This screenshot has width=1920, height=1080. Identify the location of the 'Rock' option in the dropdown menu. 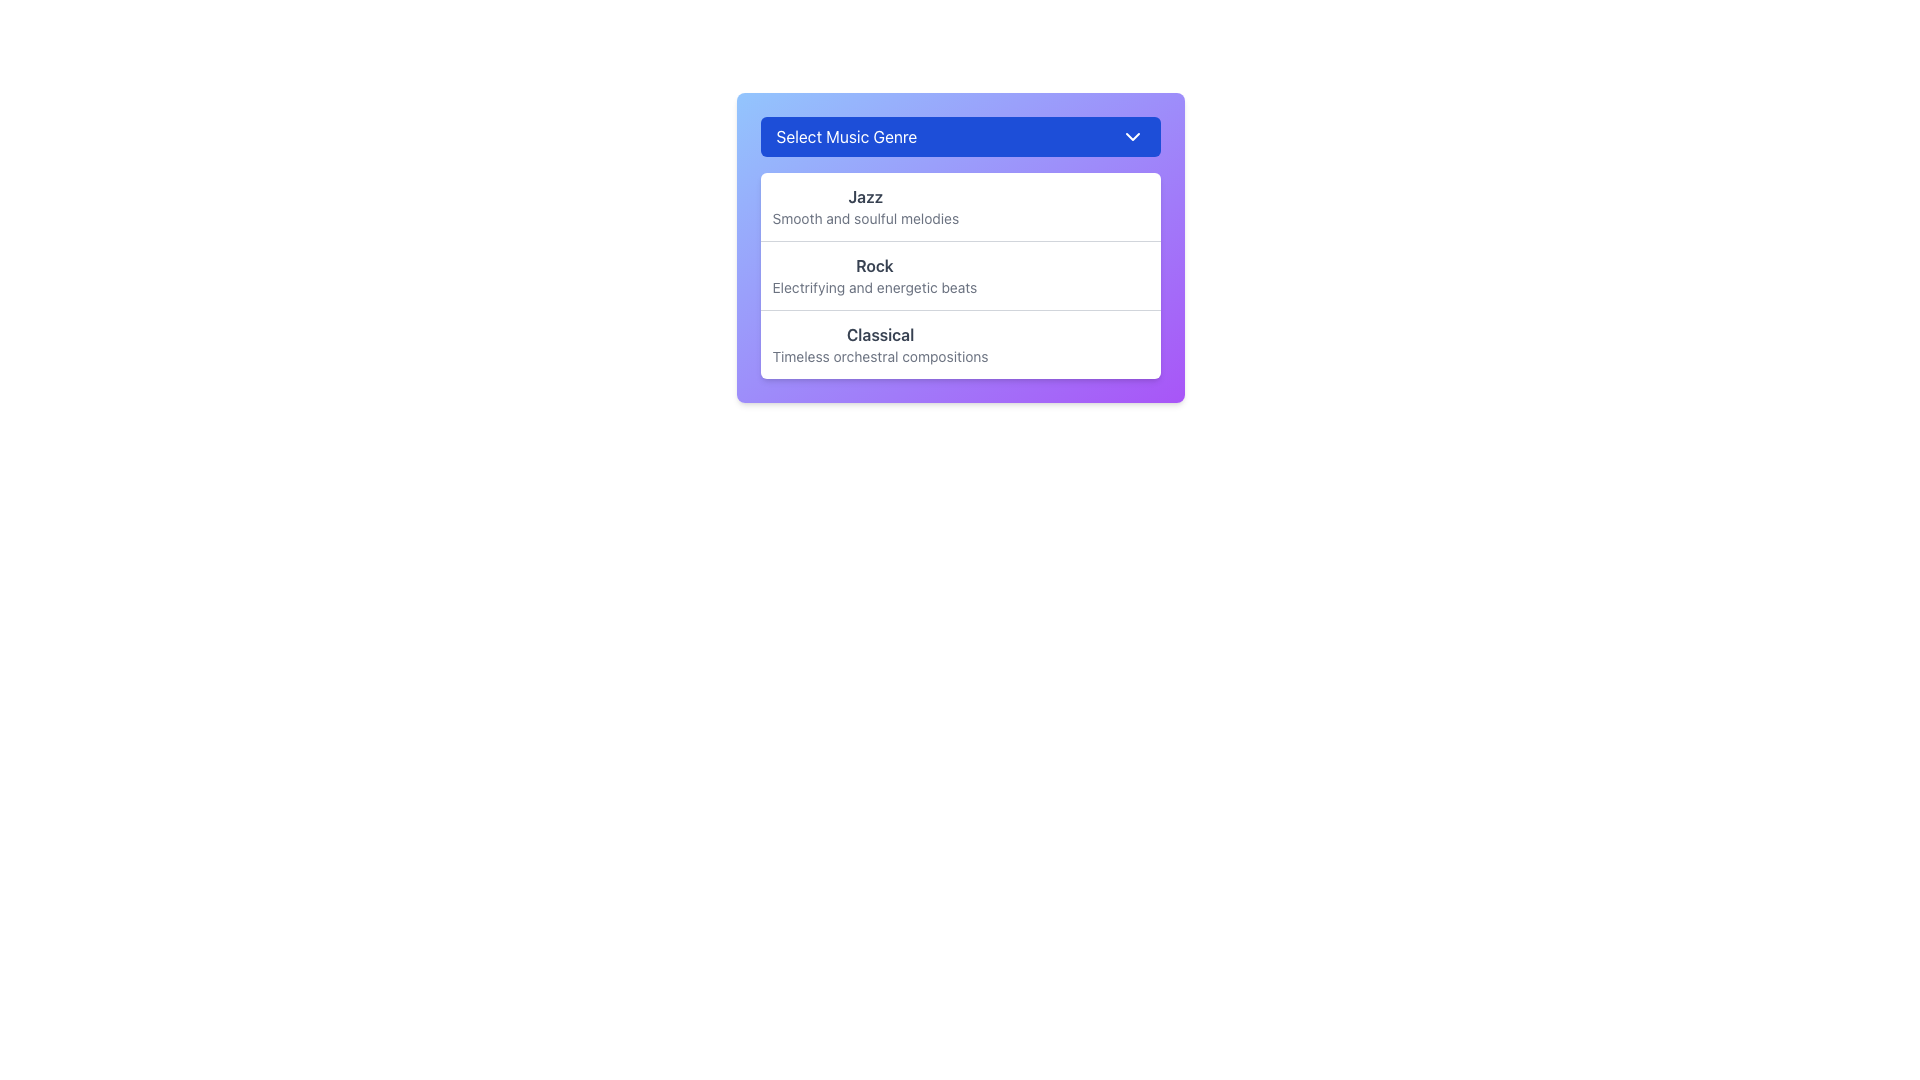
(874, 276).